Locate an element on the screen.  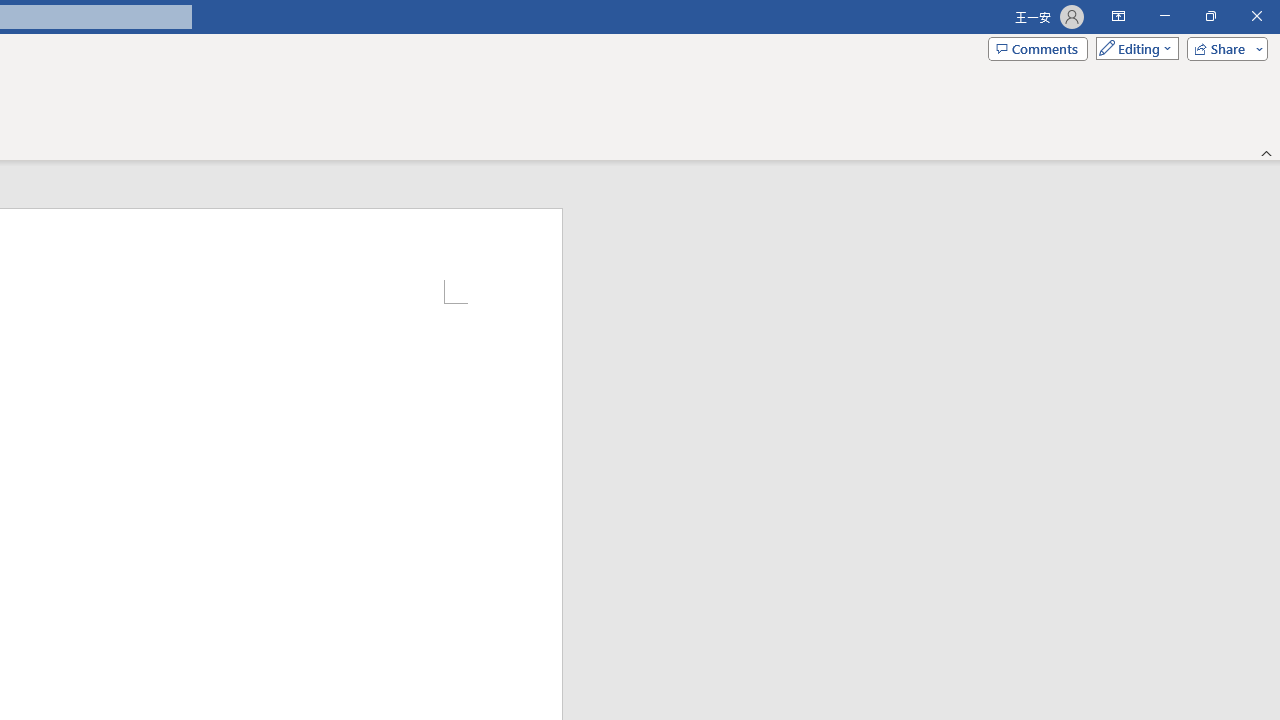
'Share' is located at coordinates (1222, 47).